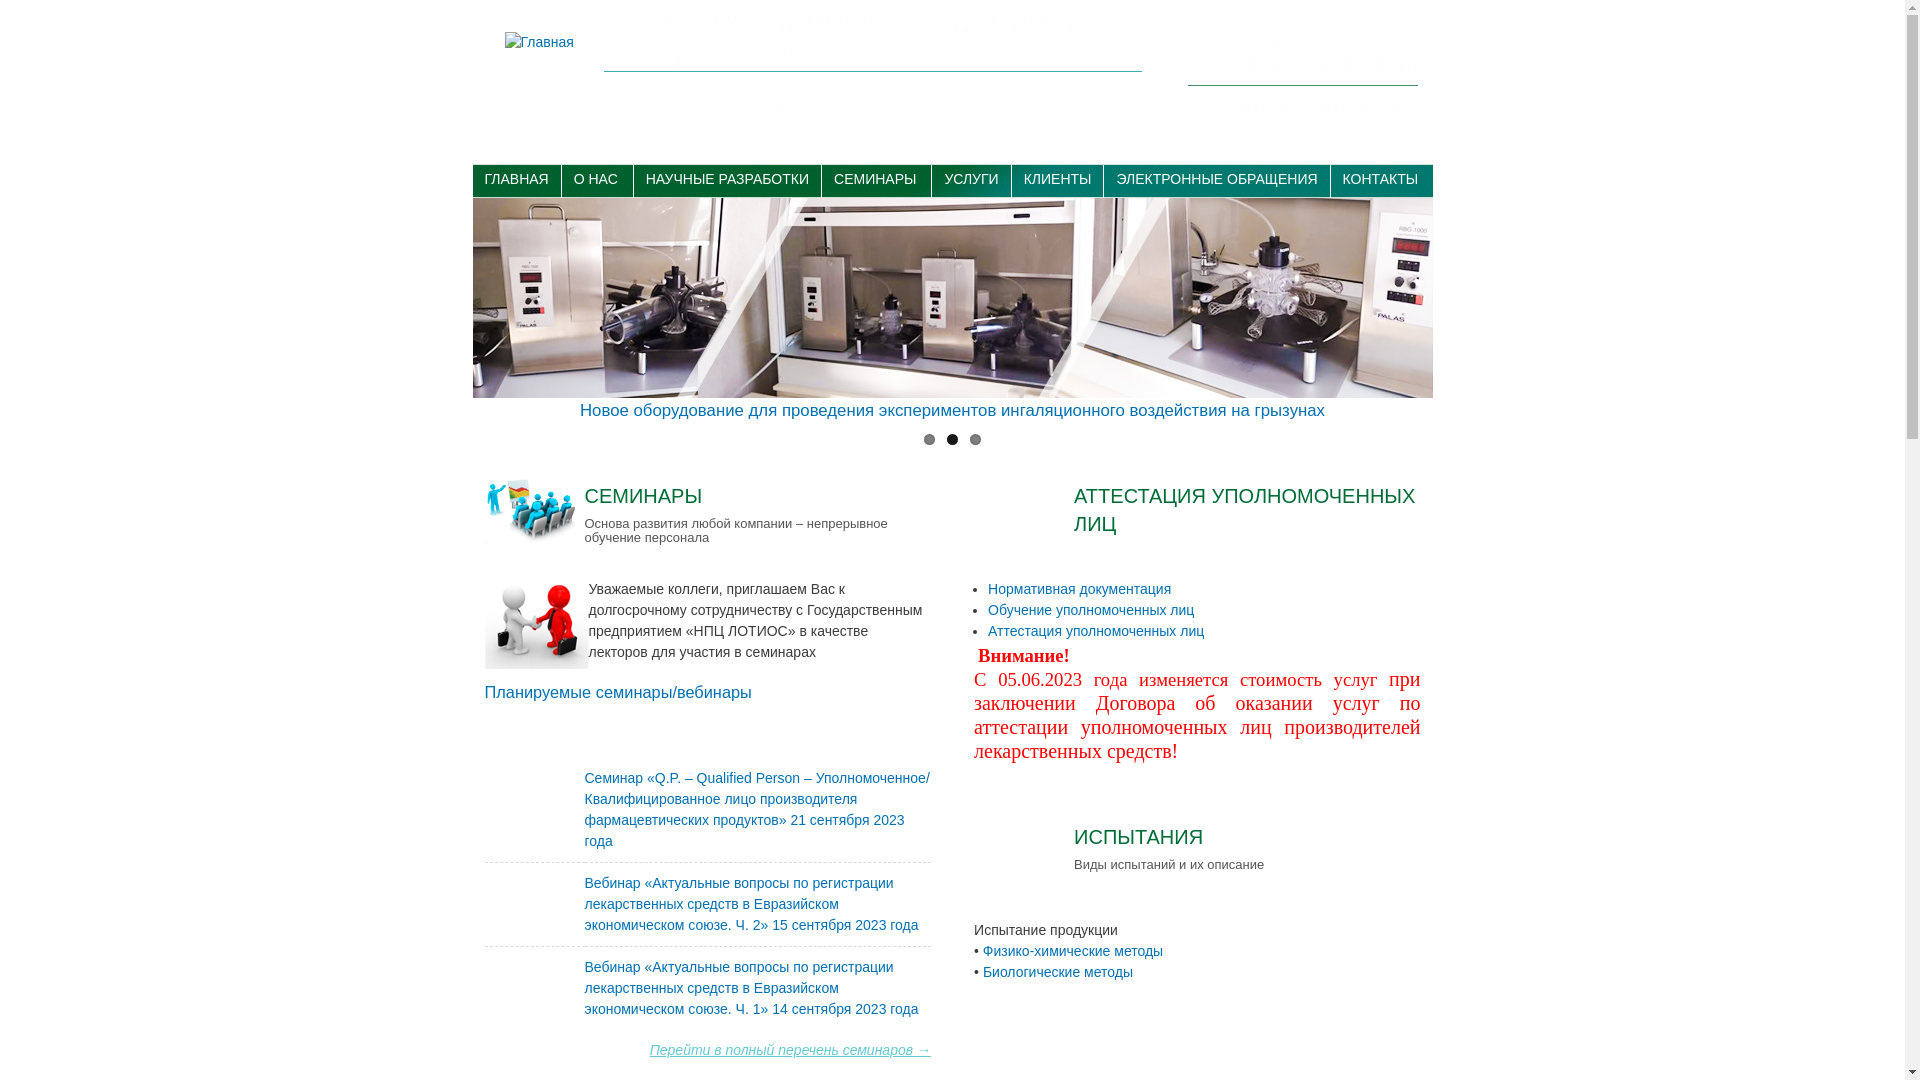 The width and height of the screenshot is (1920, 1080). I want to click on '2', so click(951, 438).